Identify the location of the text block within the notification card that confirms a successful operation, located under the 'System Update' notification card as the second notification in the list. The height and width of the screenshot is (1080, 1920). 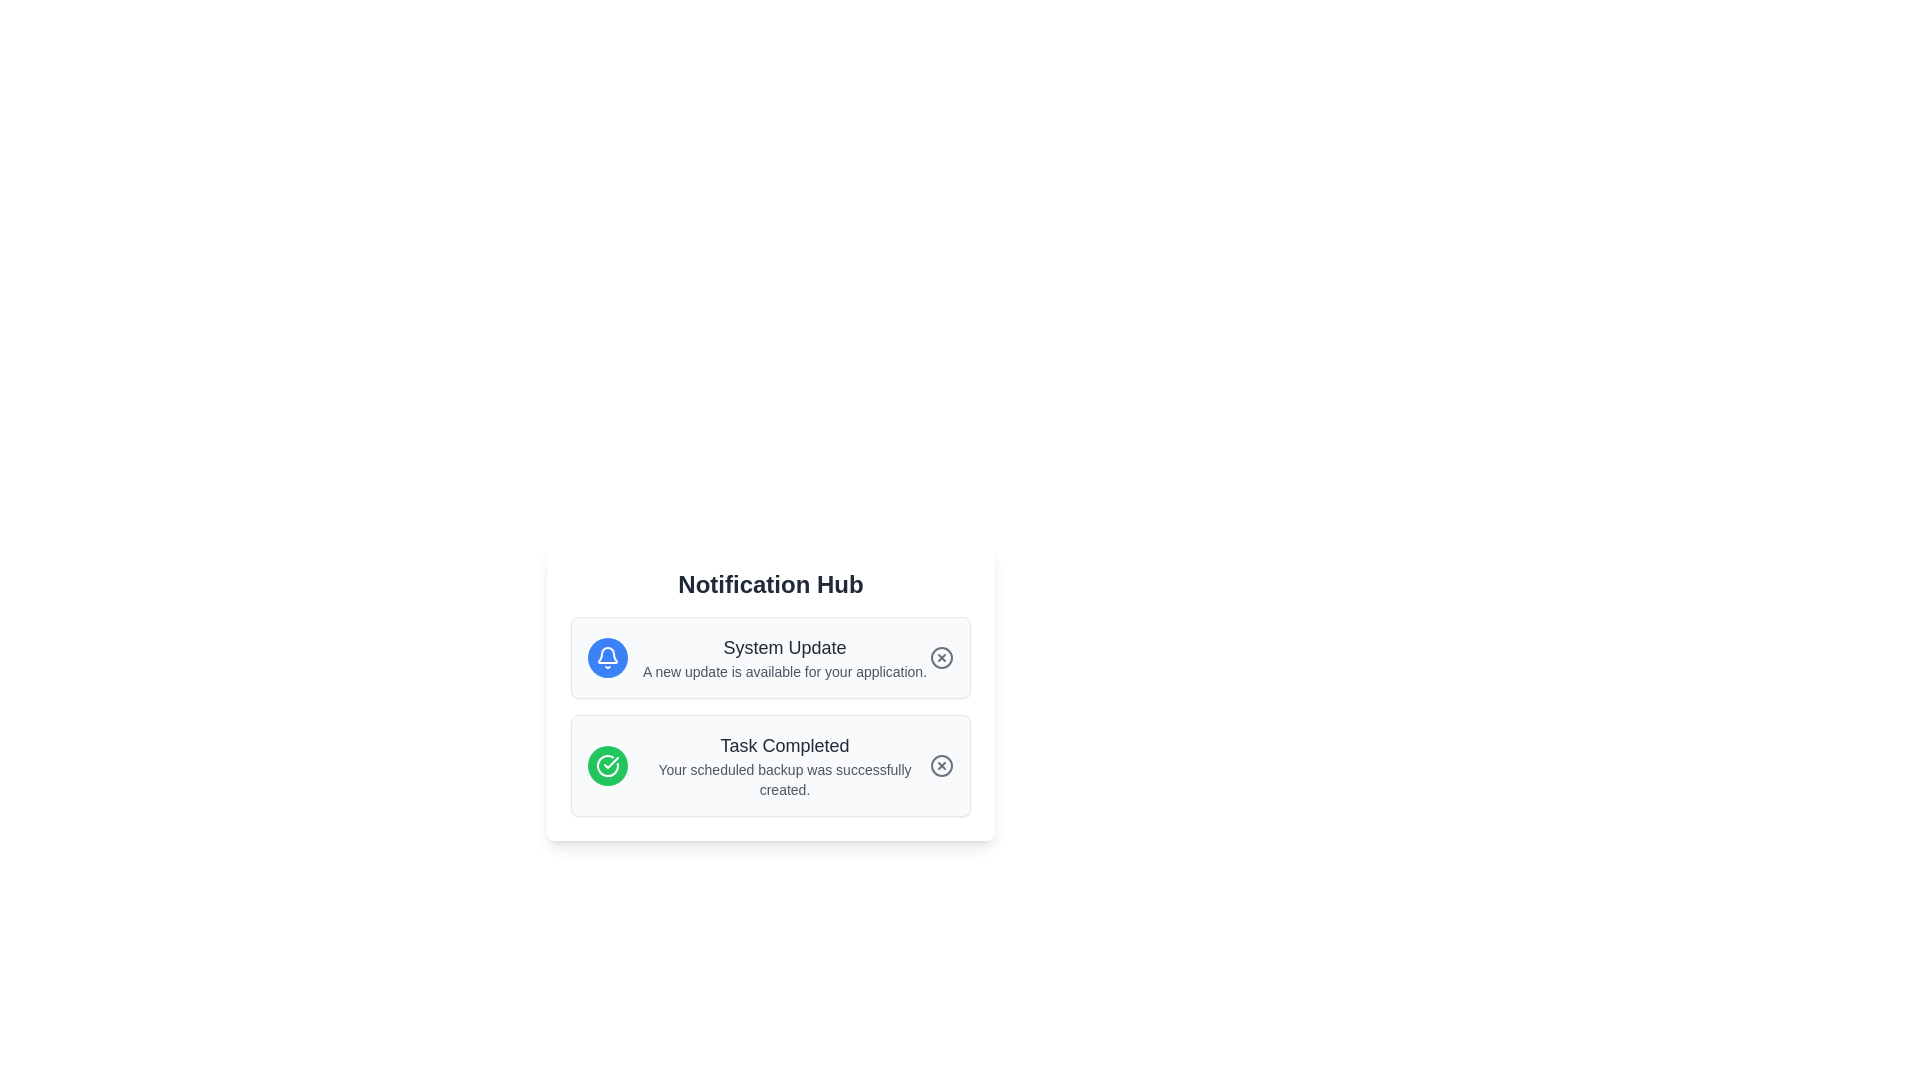
(784, 765).